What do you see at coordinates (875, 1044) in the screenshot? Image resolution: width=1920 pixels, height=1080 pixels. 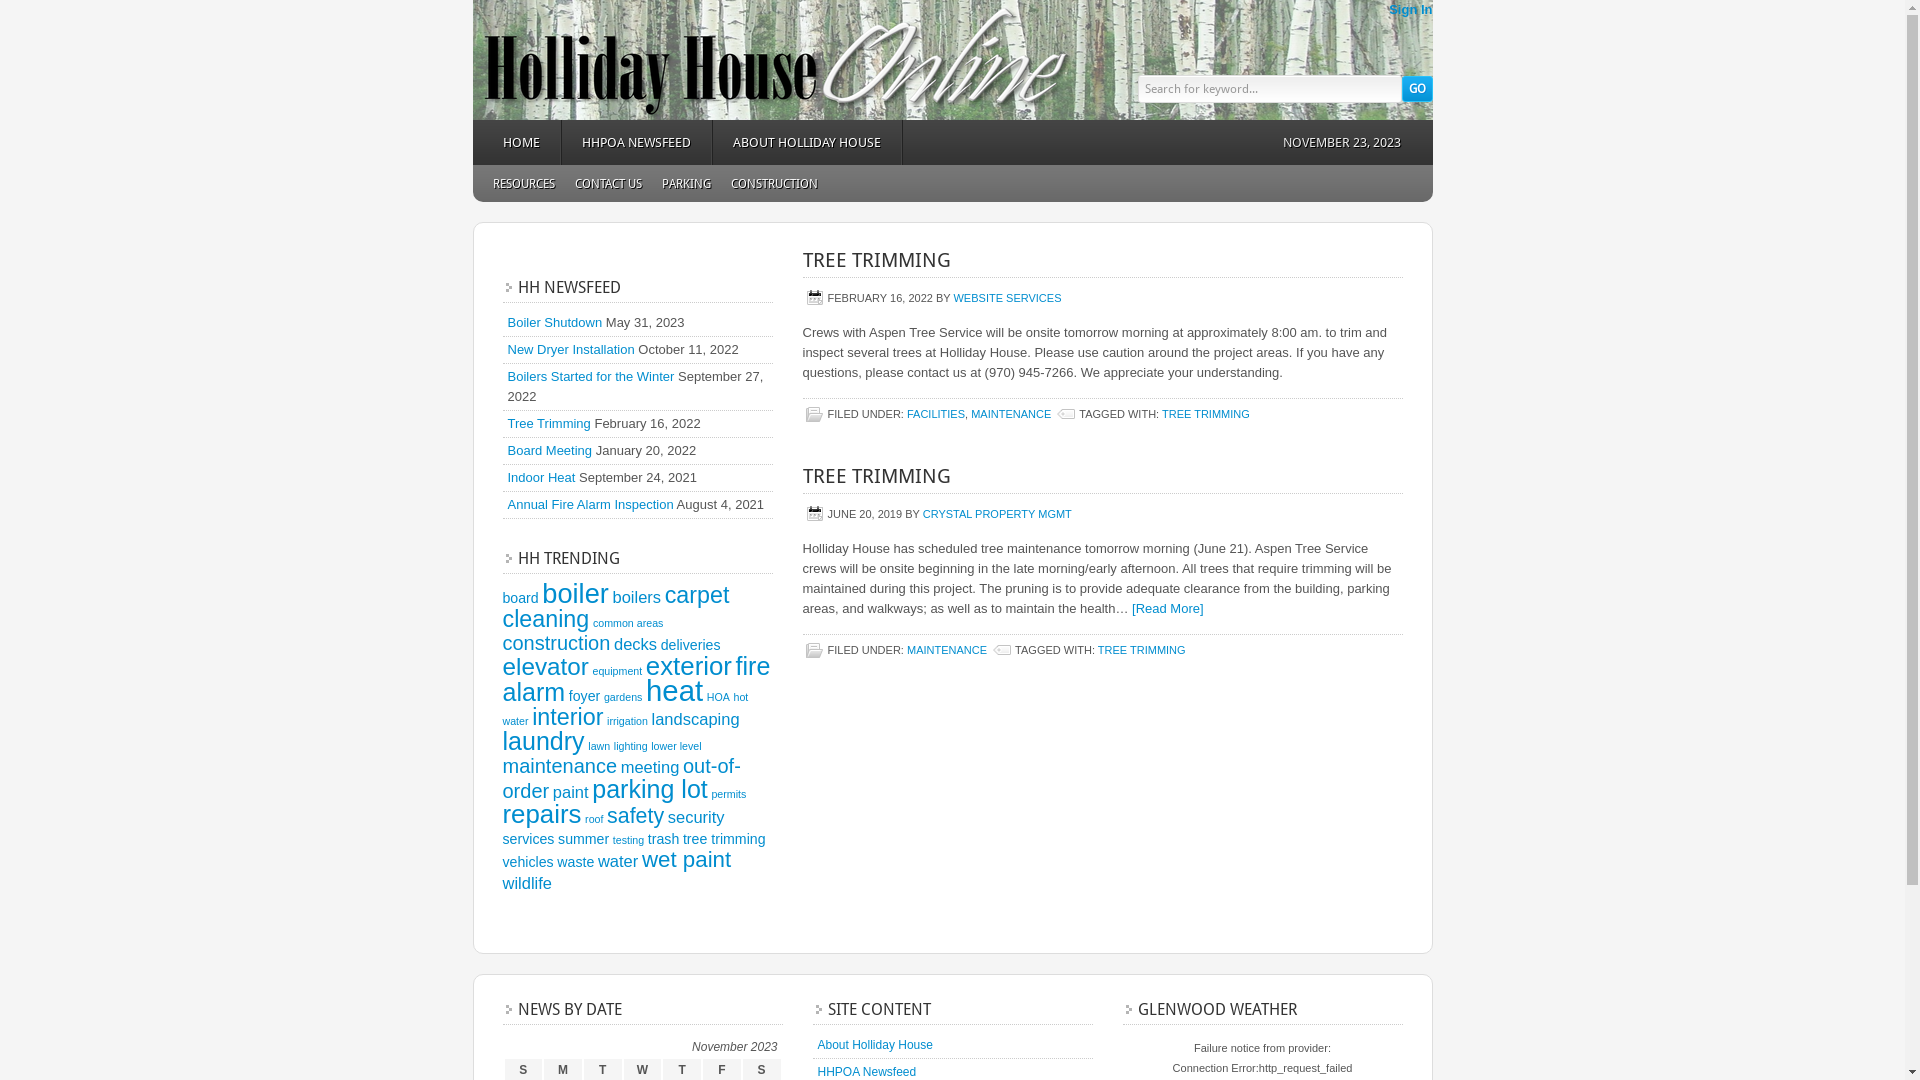 I see `'About Holliday House'` at bounding box center [875, 1044].